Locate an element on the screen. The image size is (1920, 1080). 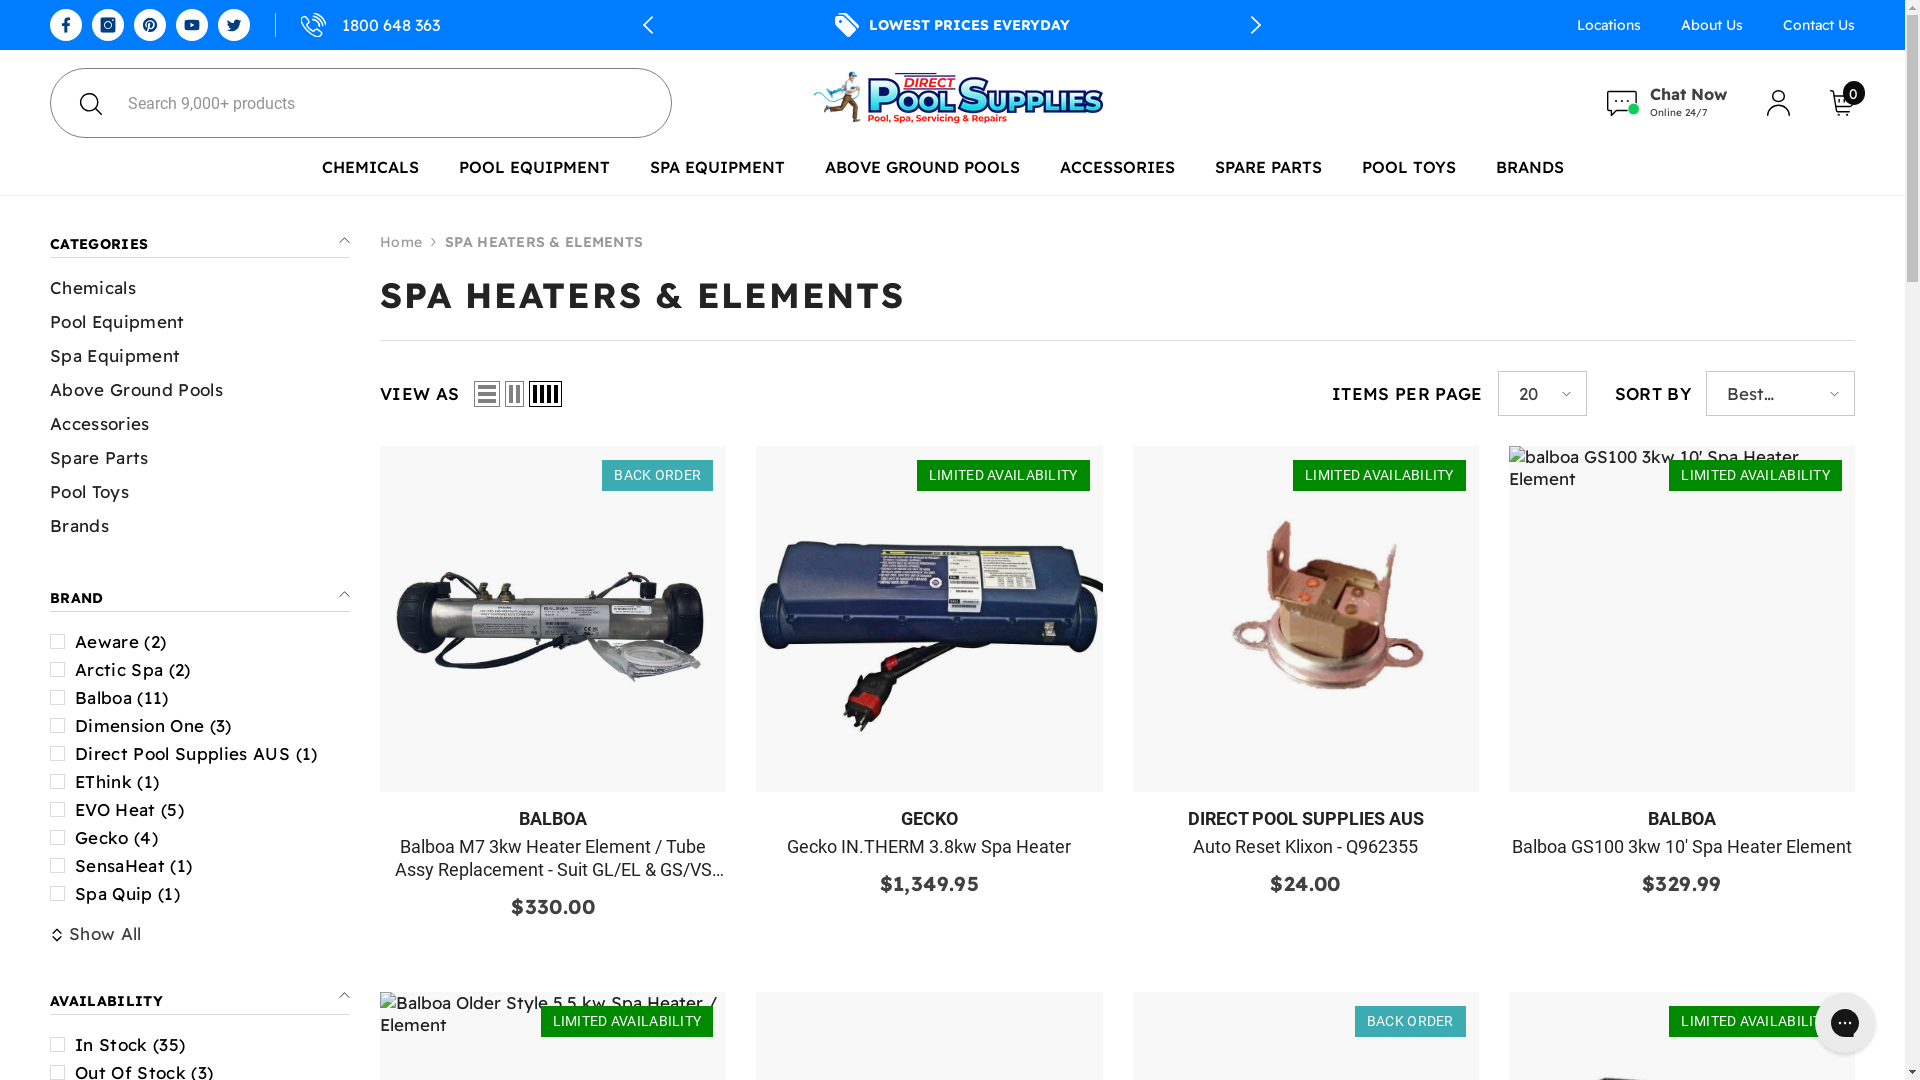
'Pinterest' is located at coordinates (148, 24).